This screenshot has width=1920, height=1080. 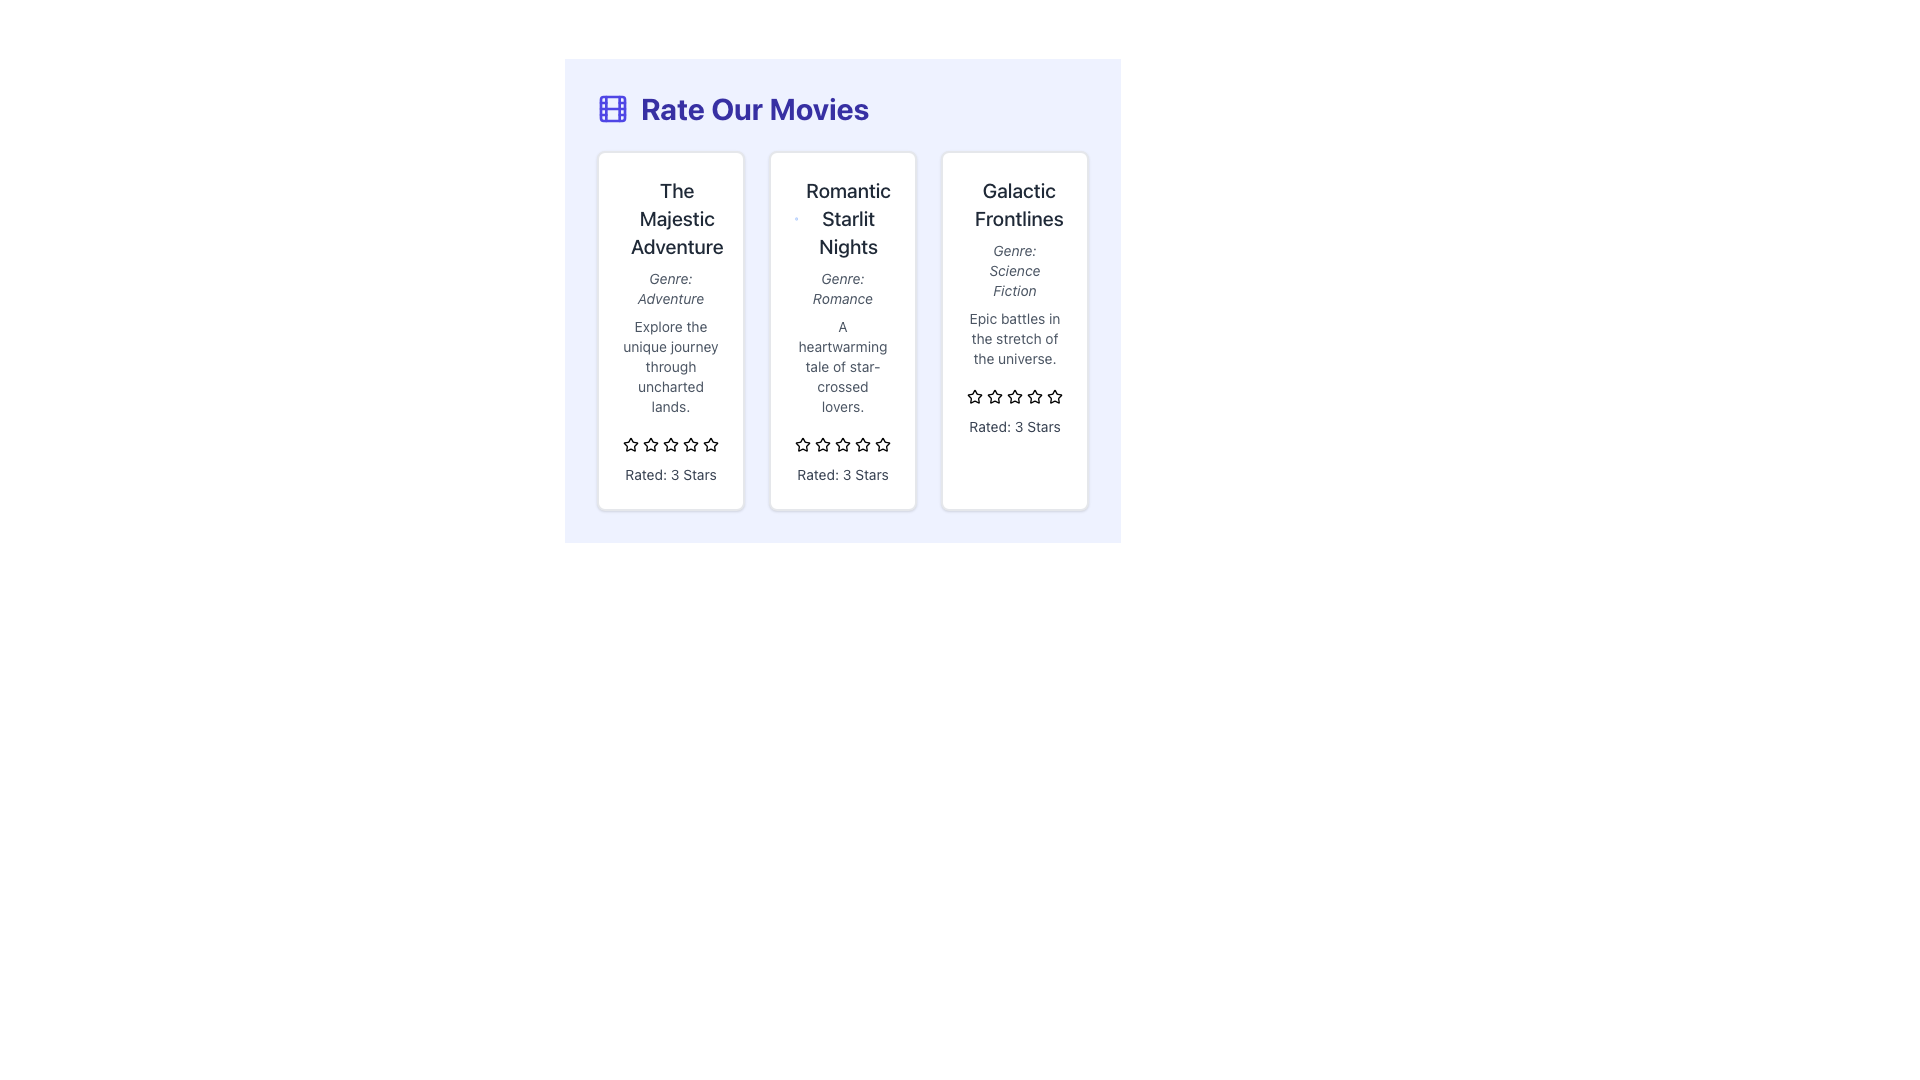 I want to click on the third star icon in the horizontal line of five stars, which represents the third rating level in the star-based rating system for the card labeled 'Romantic Starlit Nights', so click(x=843, y=443).